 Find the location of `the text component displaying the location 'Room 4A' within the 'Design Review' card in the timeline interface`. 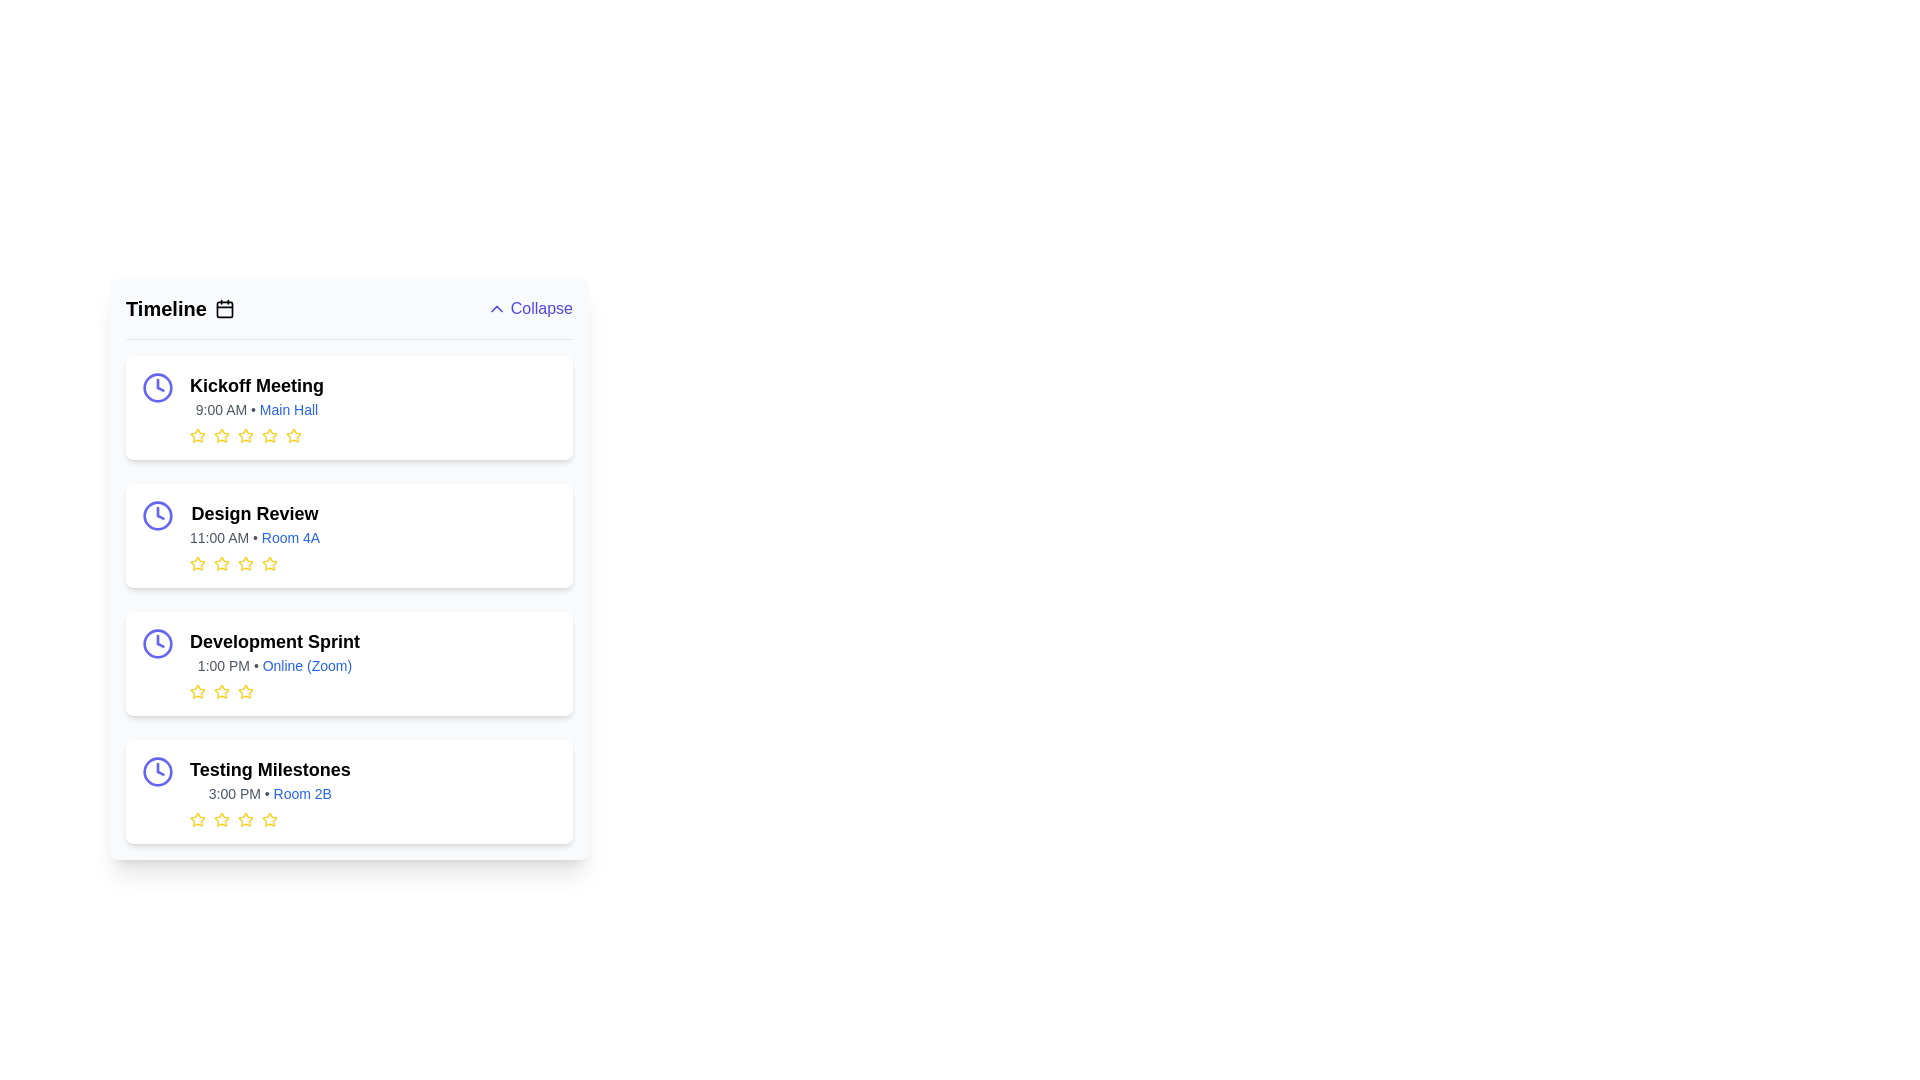

the text component displaying the location 'Room 4A' within the 'Design Review' card in the timeline interface is located at coordinates (254, 536).